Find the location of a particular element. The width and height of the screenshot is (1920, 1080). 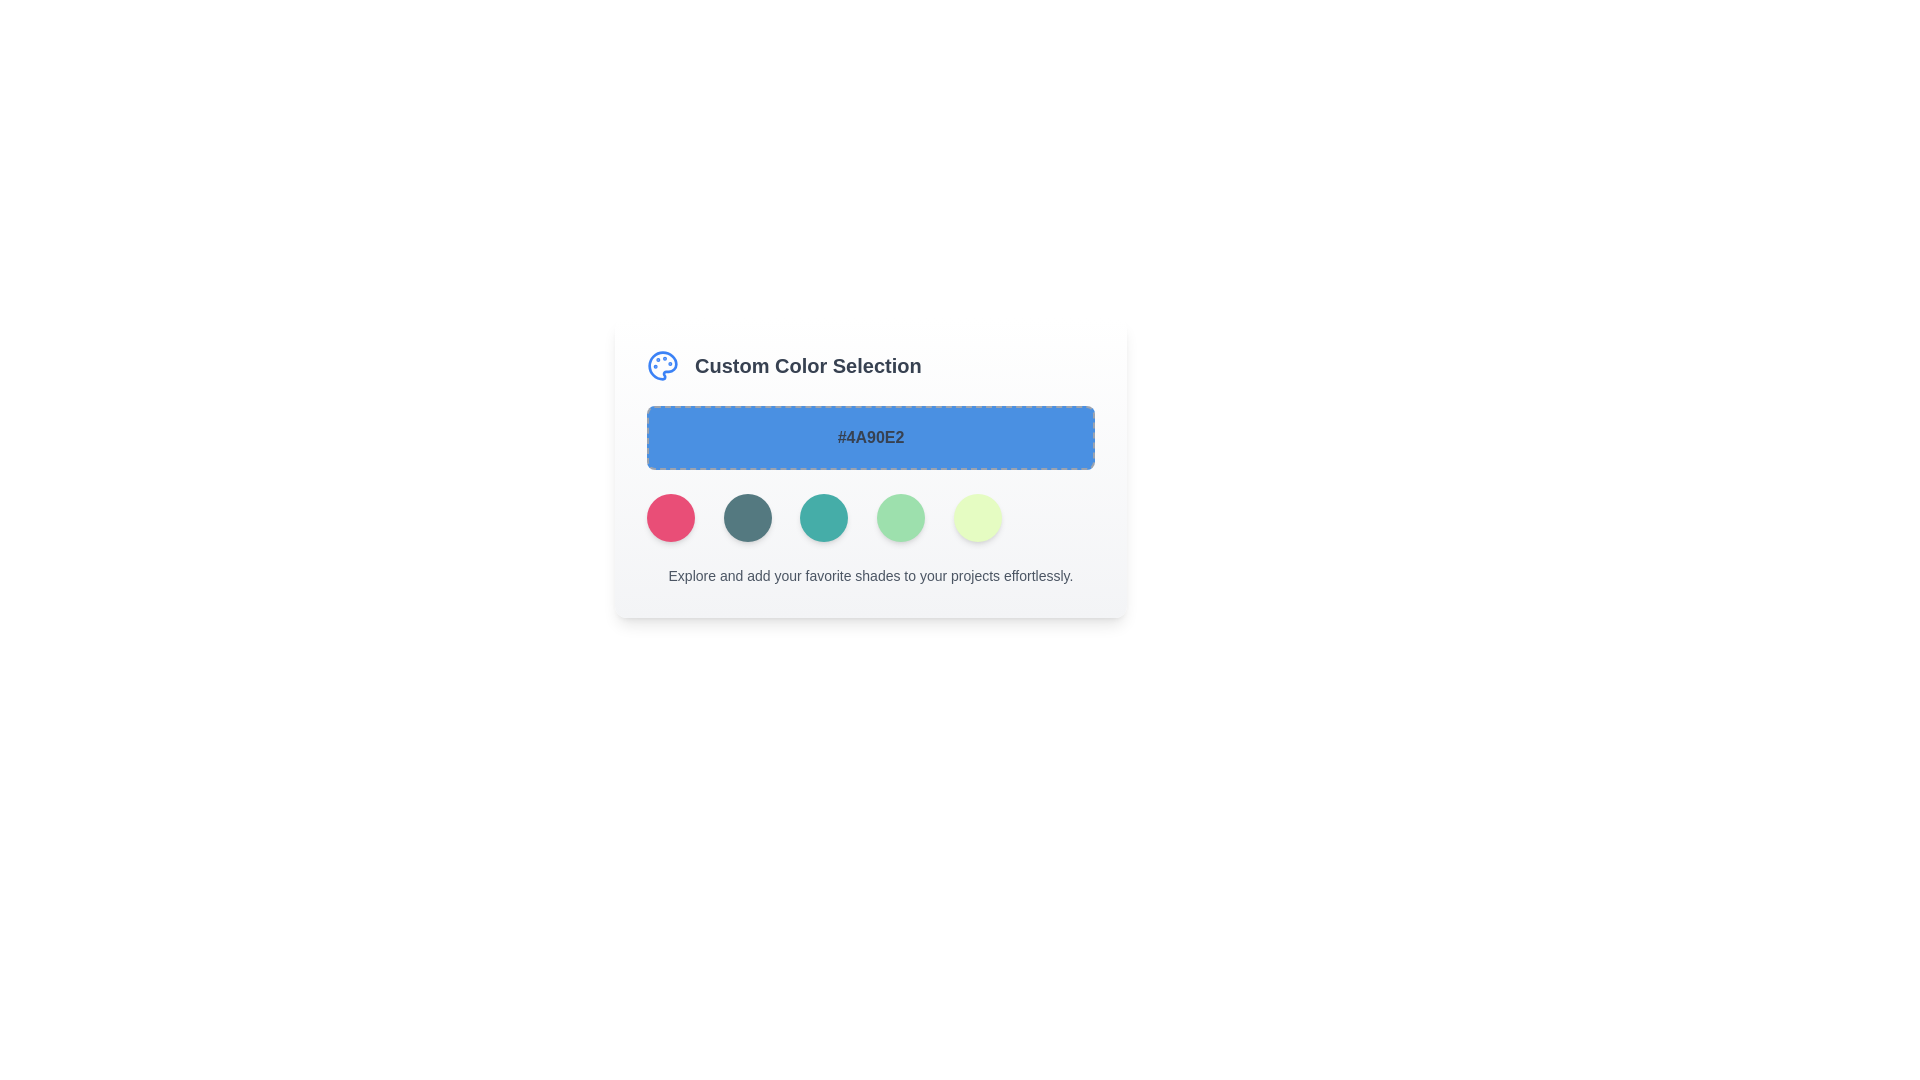

title text that serves as a header for the custom color selection section, located to the left of the text '#4A90E2' and alongside the palette icon is located at coordinates (870, 366).